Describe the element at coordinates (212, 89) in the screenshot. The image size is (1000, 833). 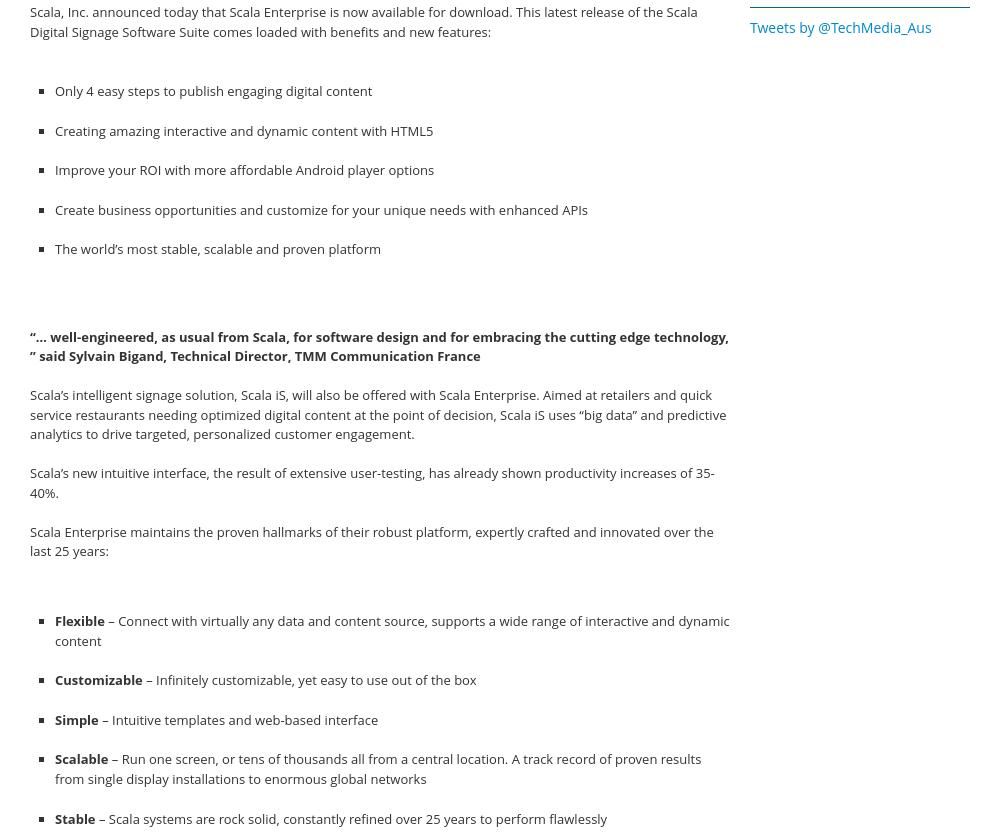
I see `'Only 4 easy steps to publish engaging digital content'` at that location.